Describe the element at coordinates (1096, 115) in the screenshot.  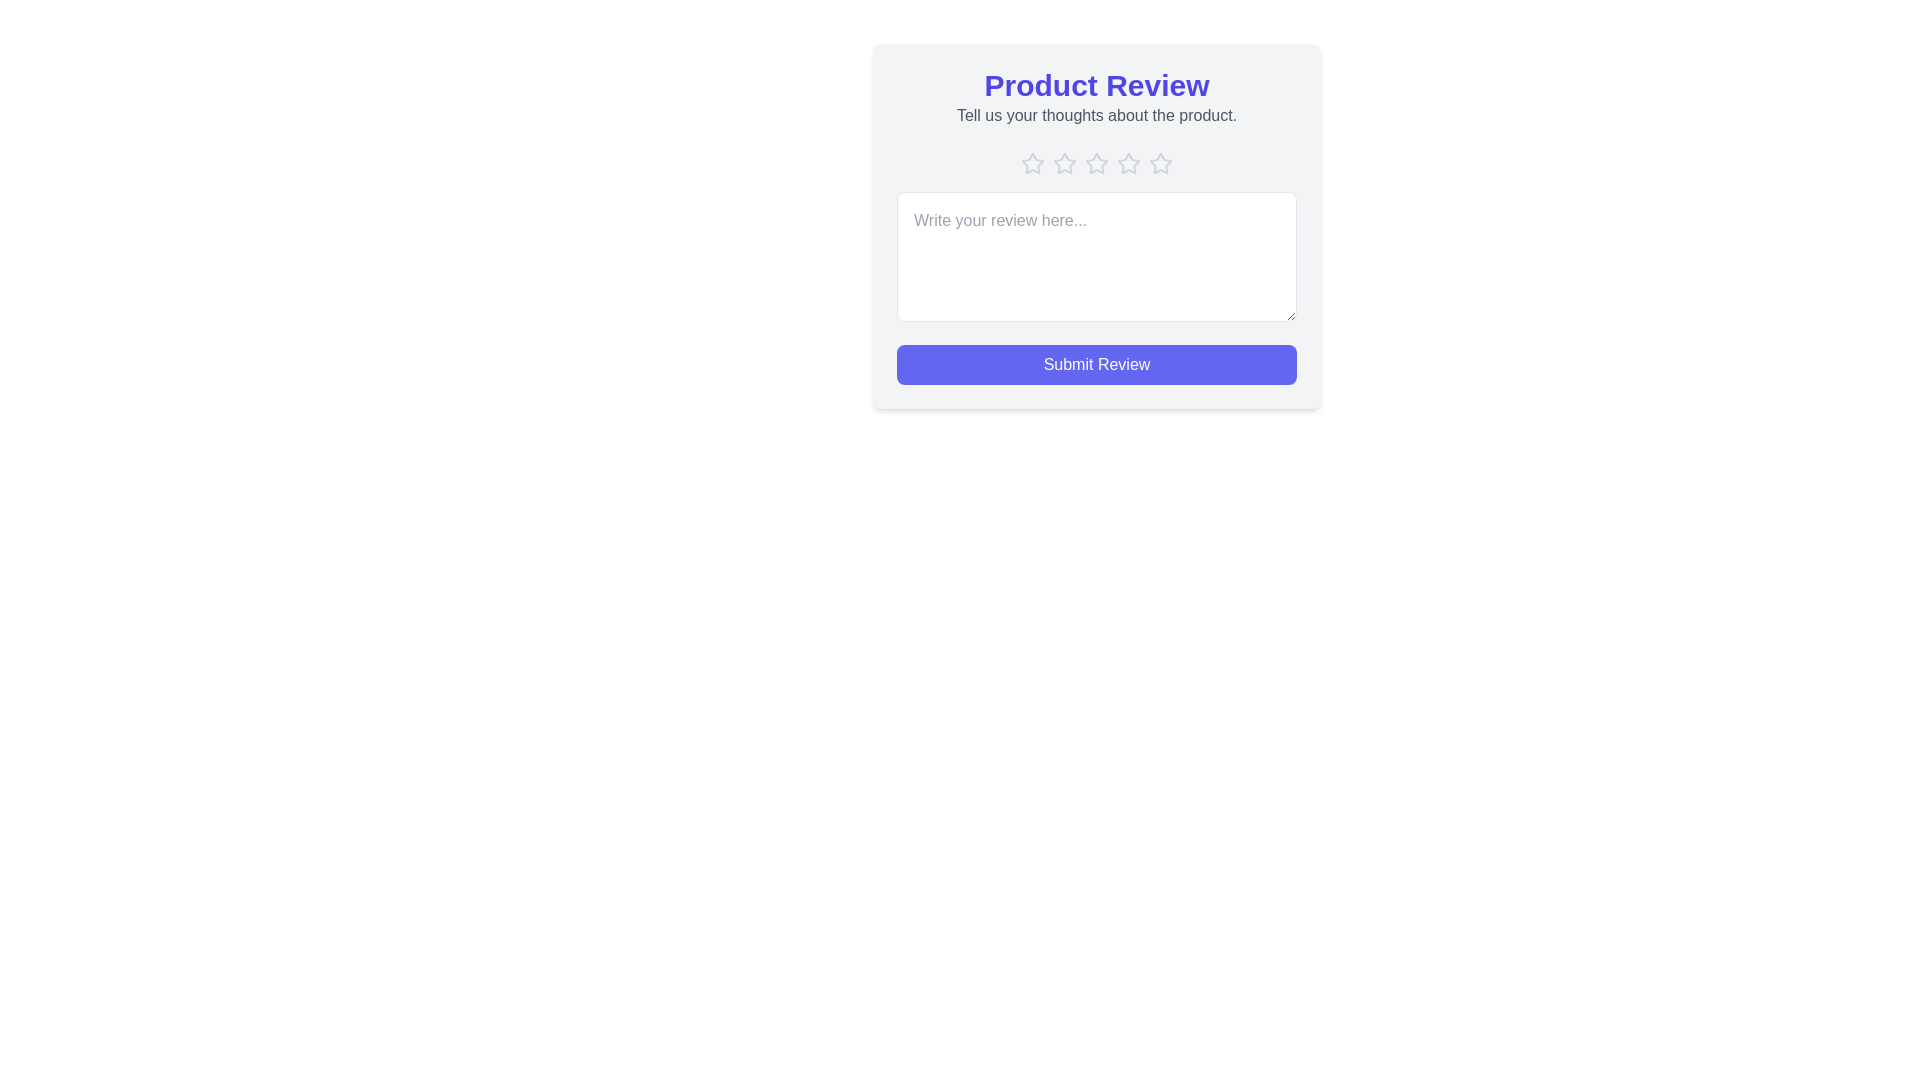
I see `the static text element that prompts users to provide their opinions or reviews about a product, positioned below the 'Product Review' title and above the star rating icons` at that location.